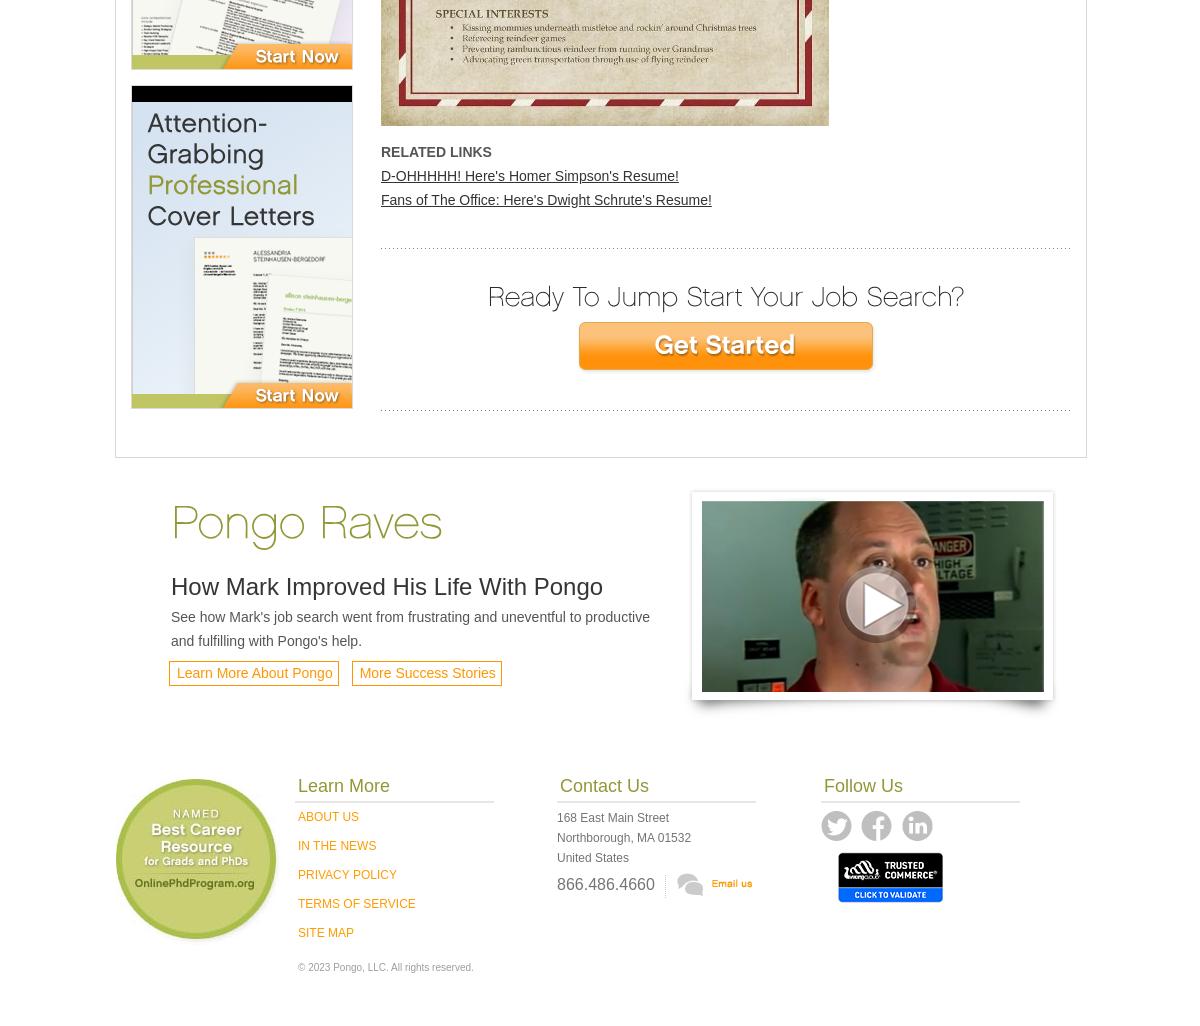 This screenshot has width=1200, height=1026. I want to click on 'IN THE NEWS', so click(336, 846).